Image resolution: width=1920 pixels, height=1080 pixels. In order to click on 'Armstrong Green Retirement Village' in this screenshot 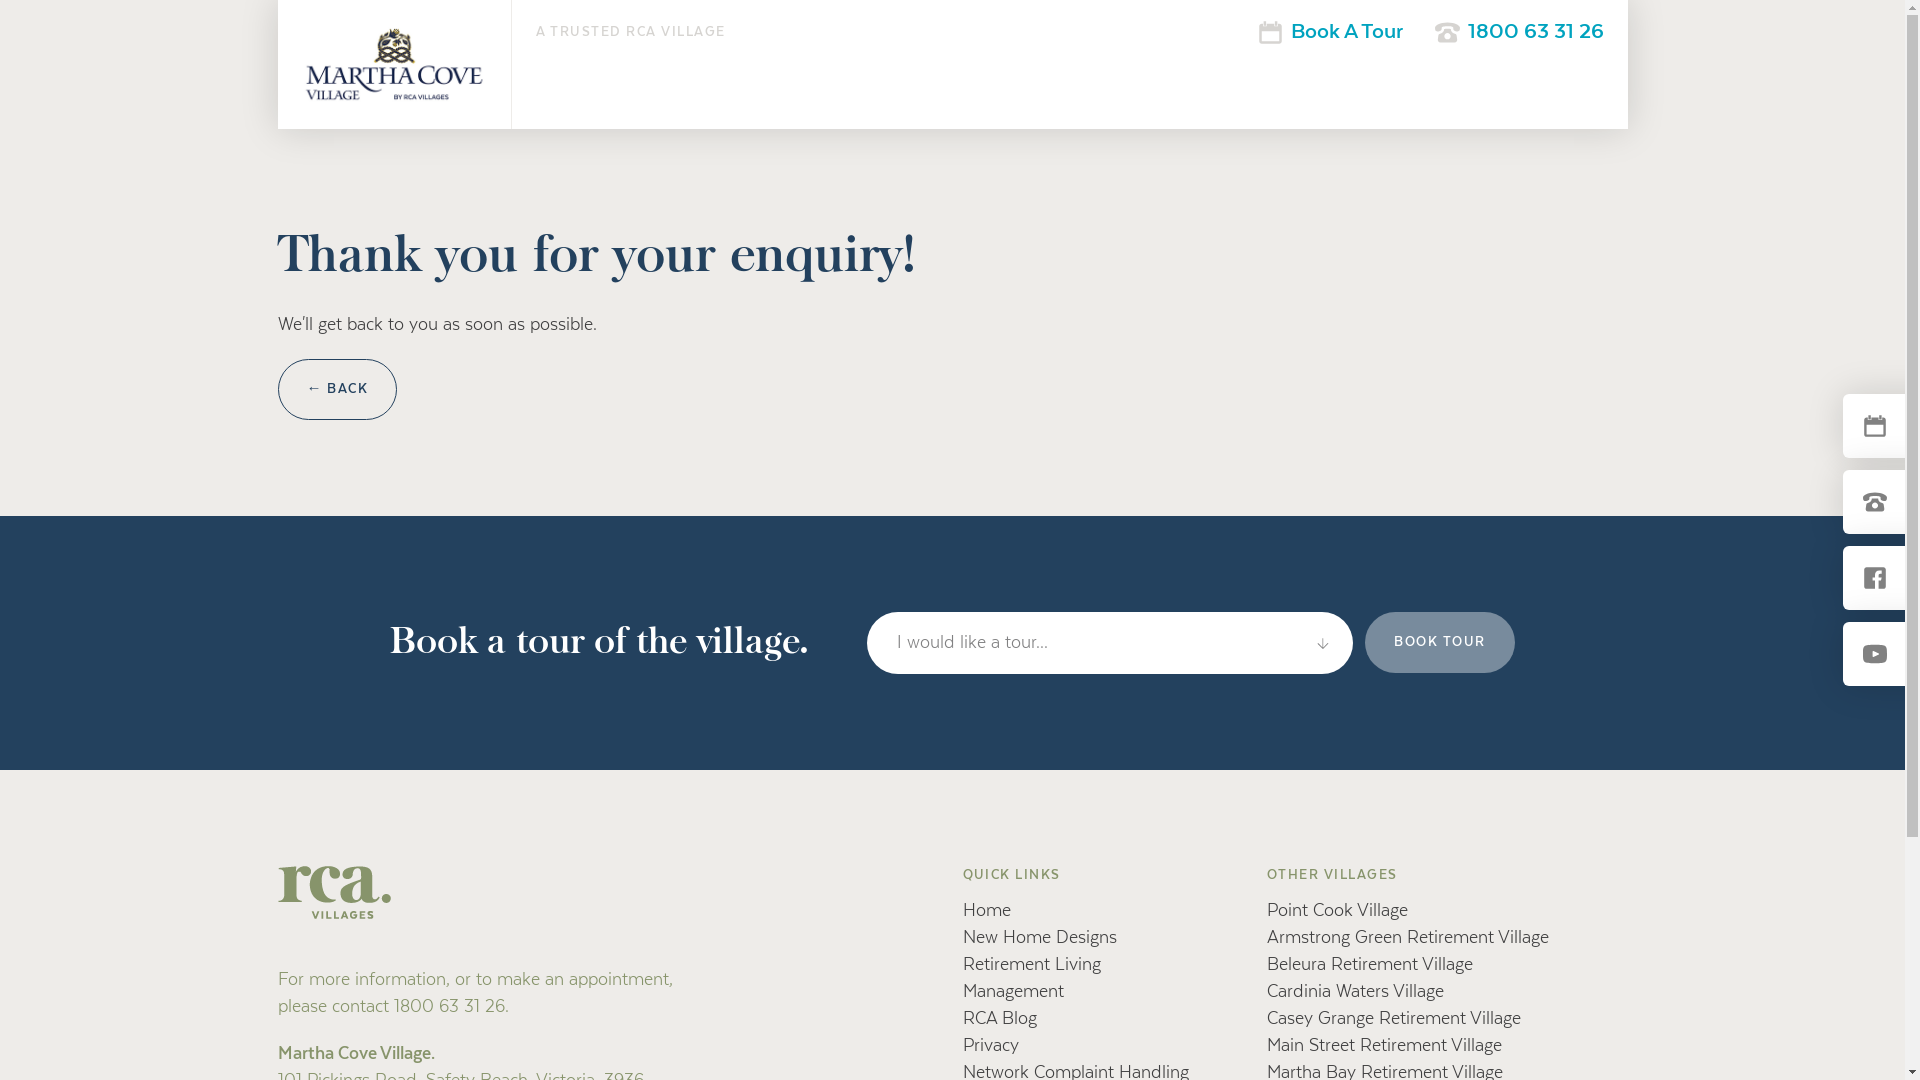, I will do `click(1406, 937)`.